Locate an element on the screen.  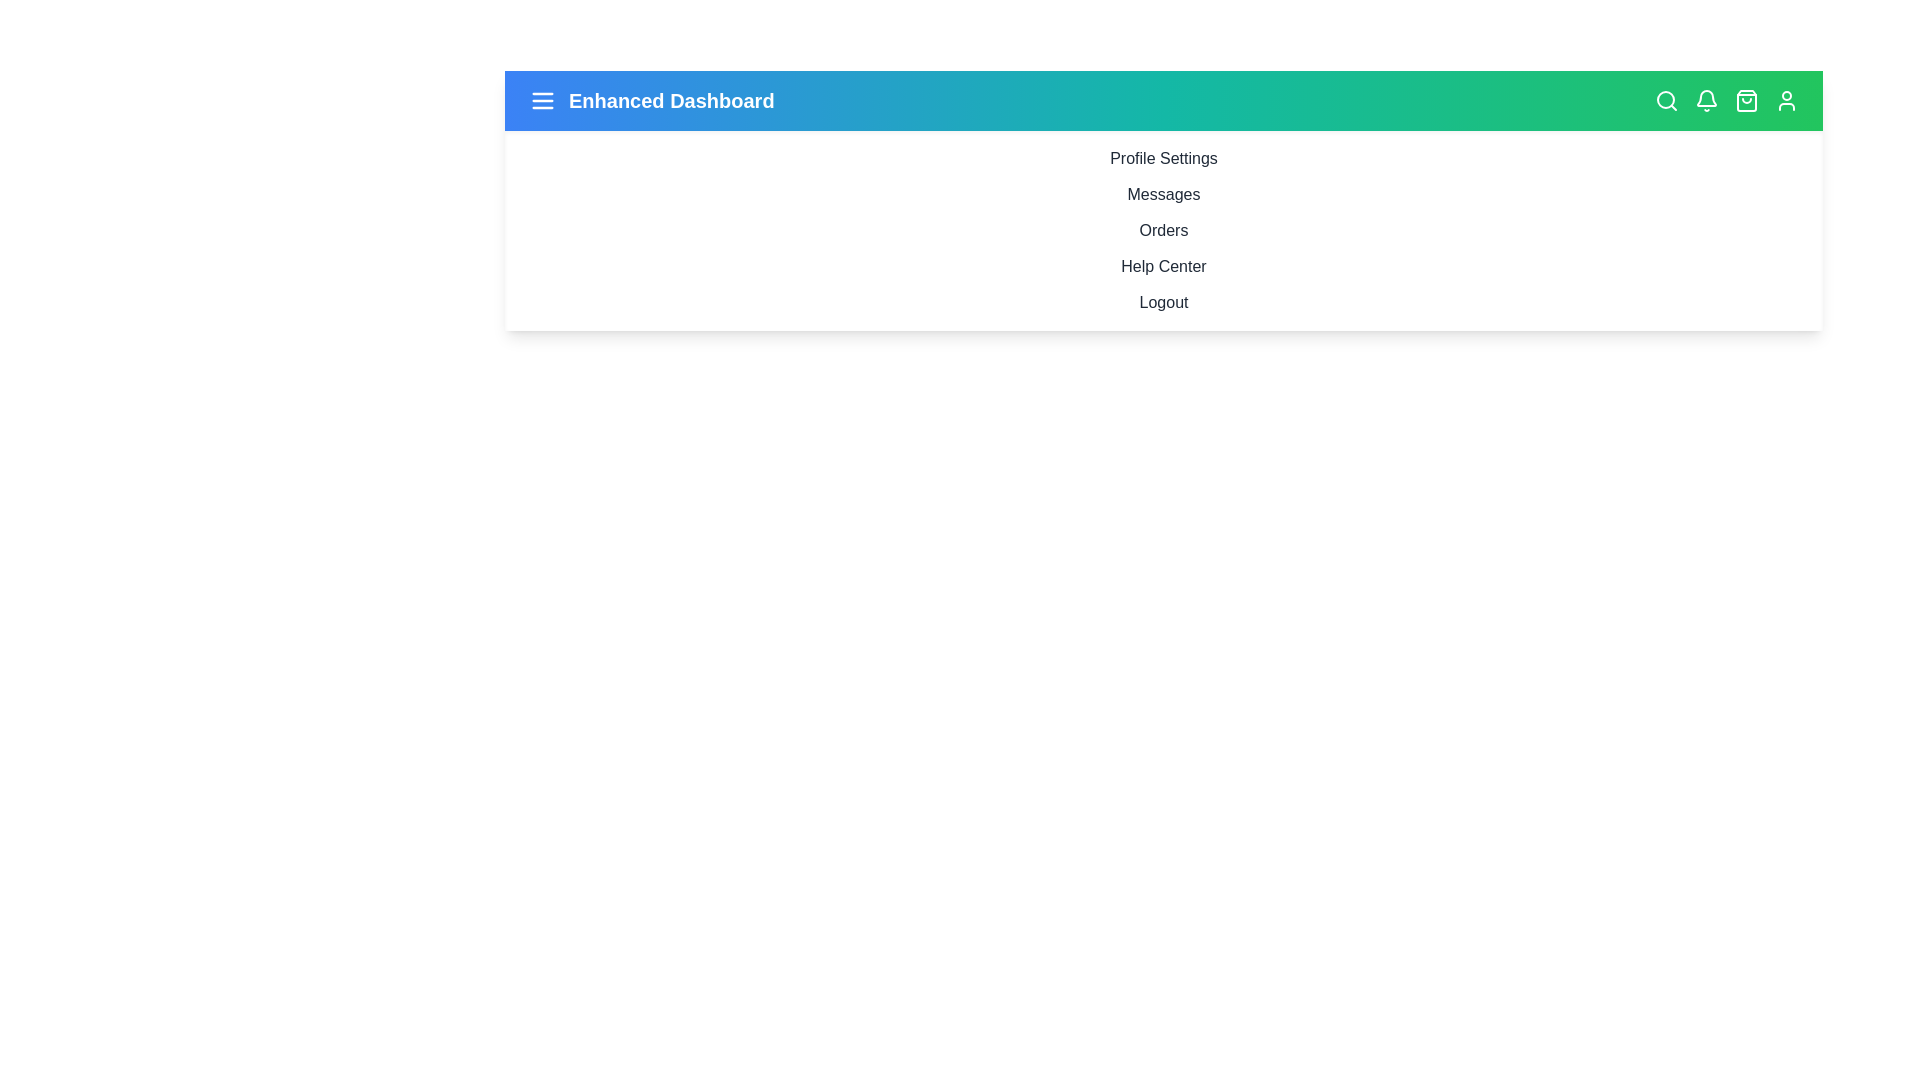
the search icon to initiate a search is located at coordinates (1666, 100).